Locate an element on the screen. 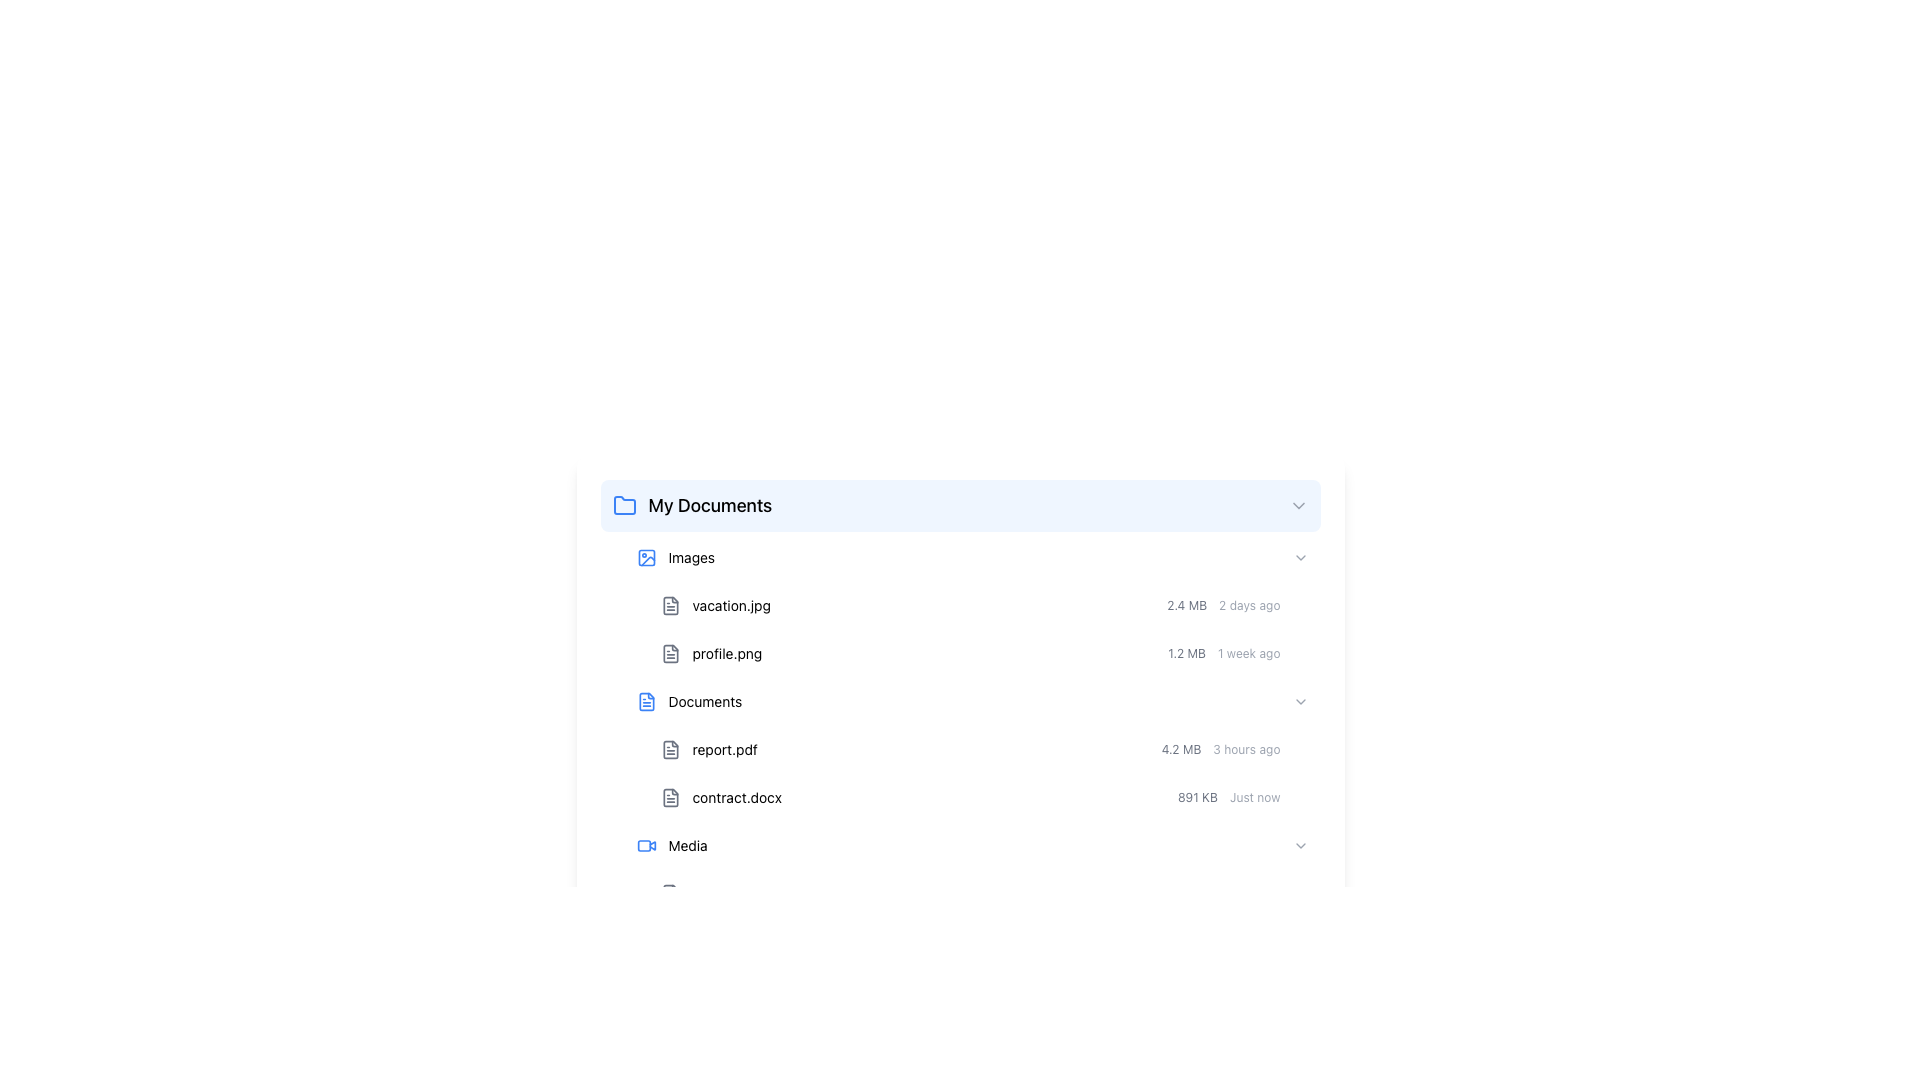 The image size is (1920, 1080). the small text label displaying '1 week ago' that is light gray and located between the file size label and the download icon is located at coordinates (1248, 654).